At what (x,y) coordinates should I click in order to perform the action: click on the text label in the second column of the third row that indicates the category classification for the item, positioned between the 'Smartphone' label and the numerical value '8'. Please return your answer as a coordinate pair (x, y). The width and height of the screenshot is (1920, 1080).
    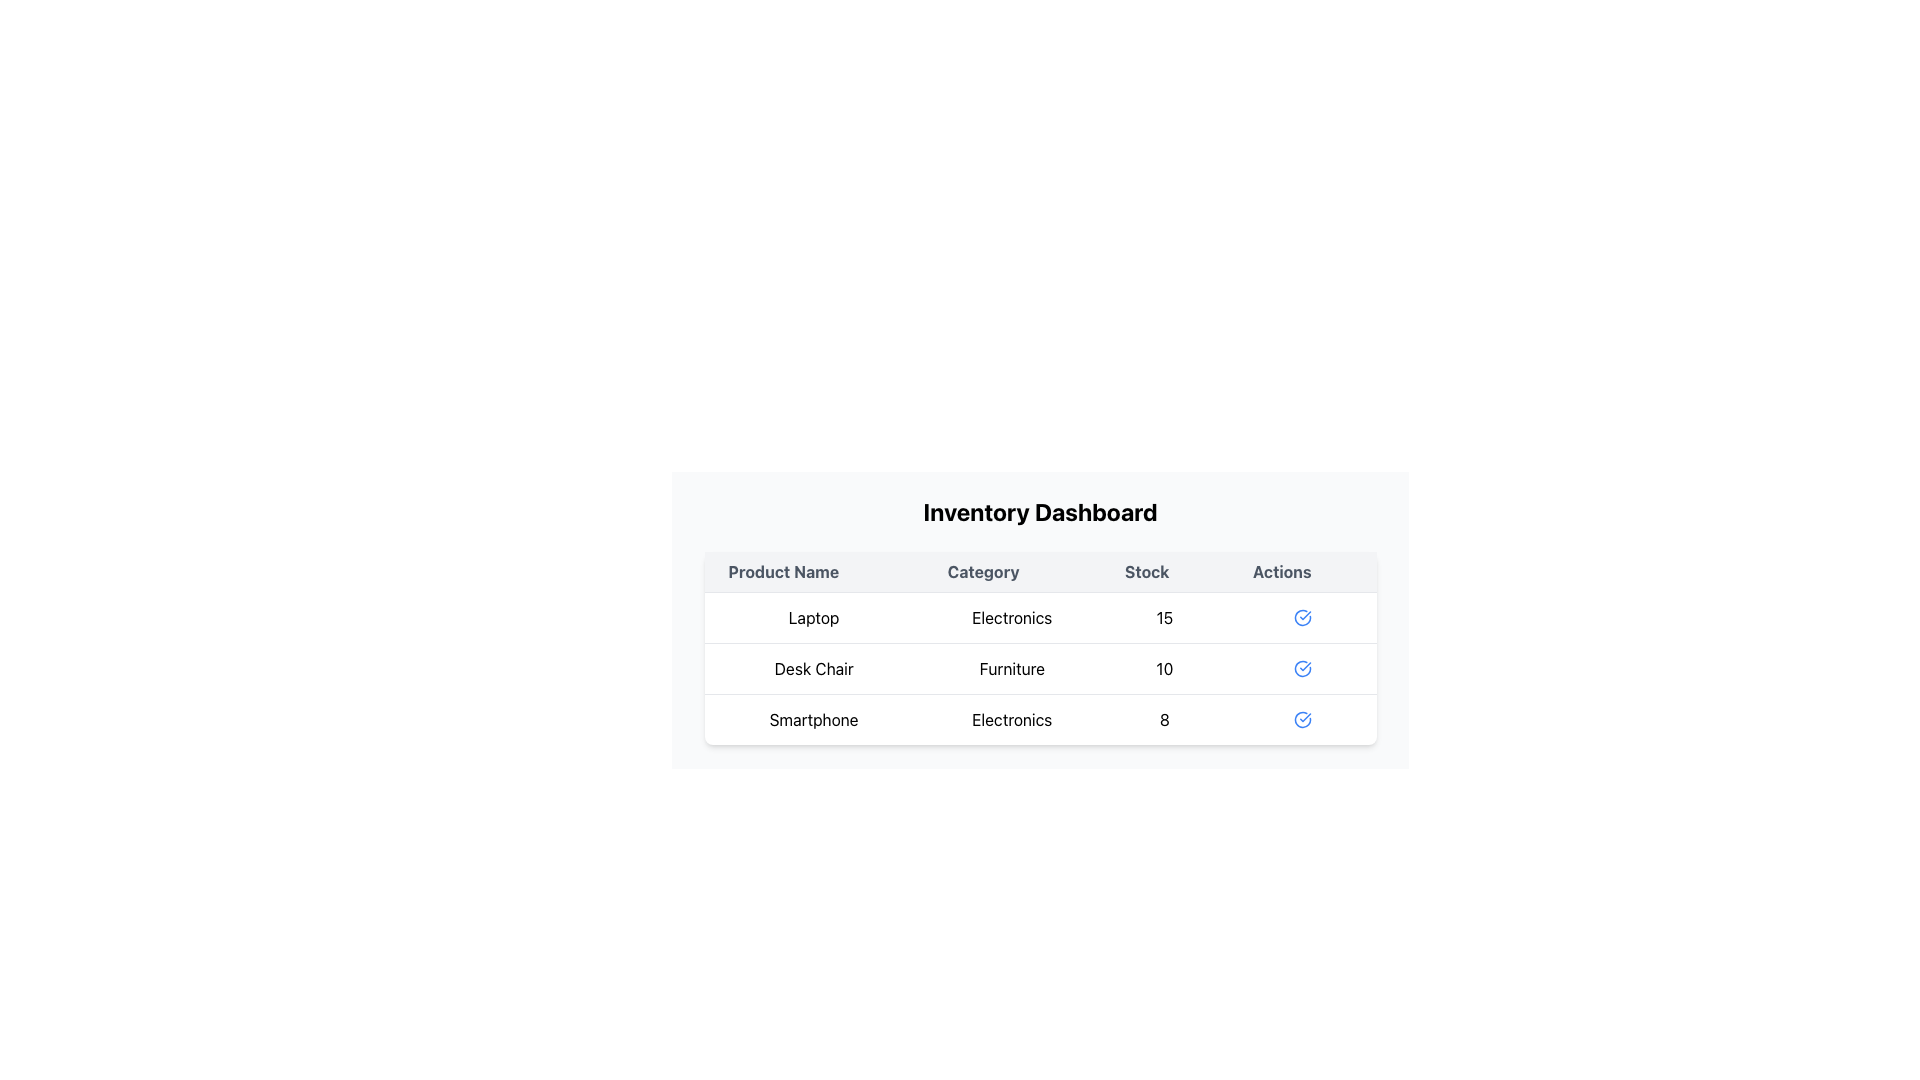
    Looking at the image, I should click on (1012, 718).